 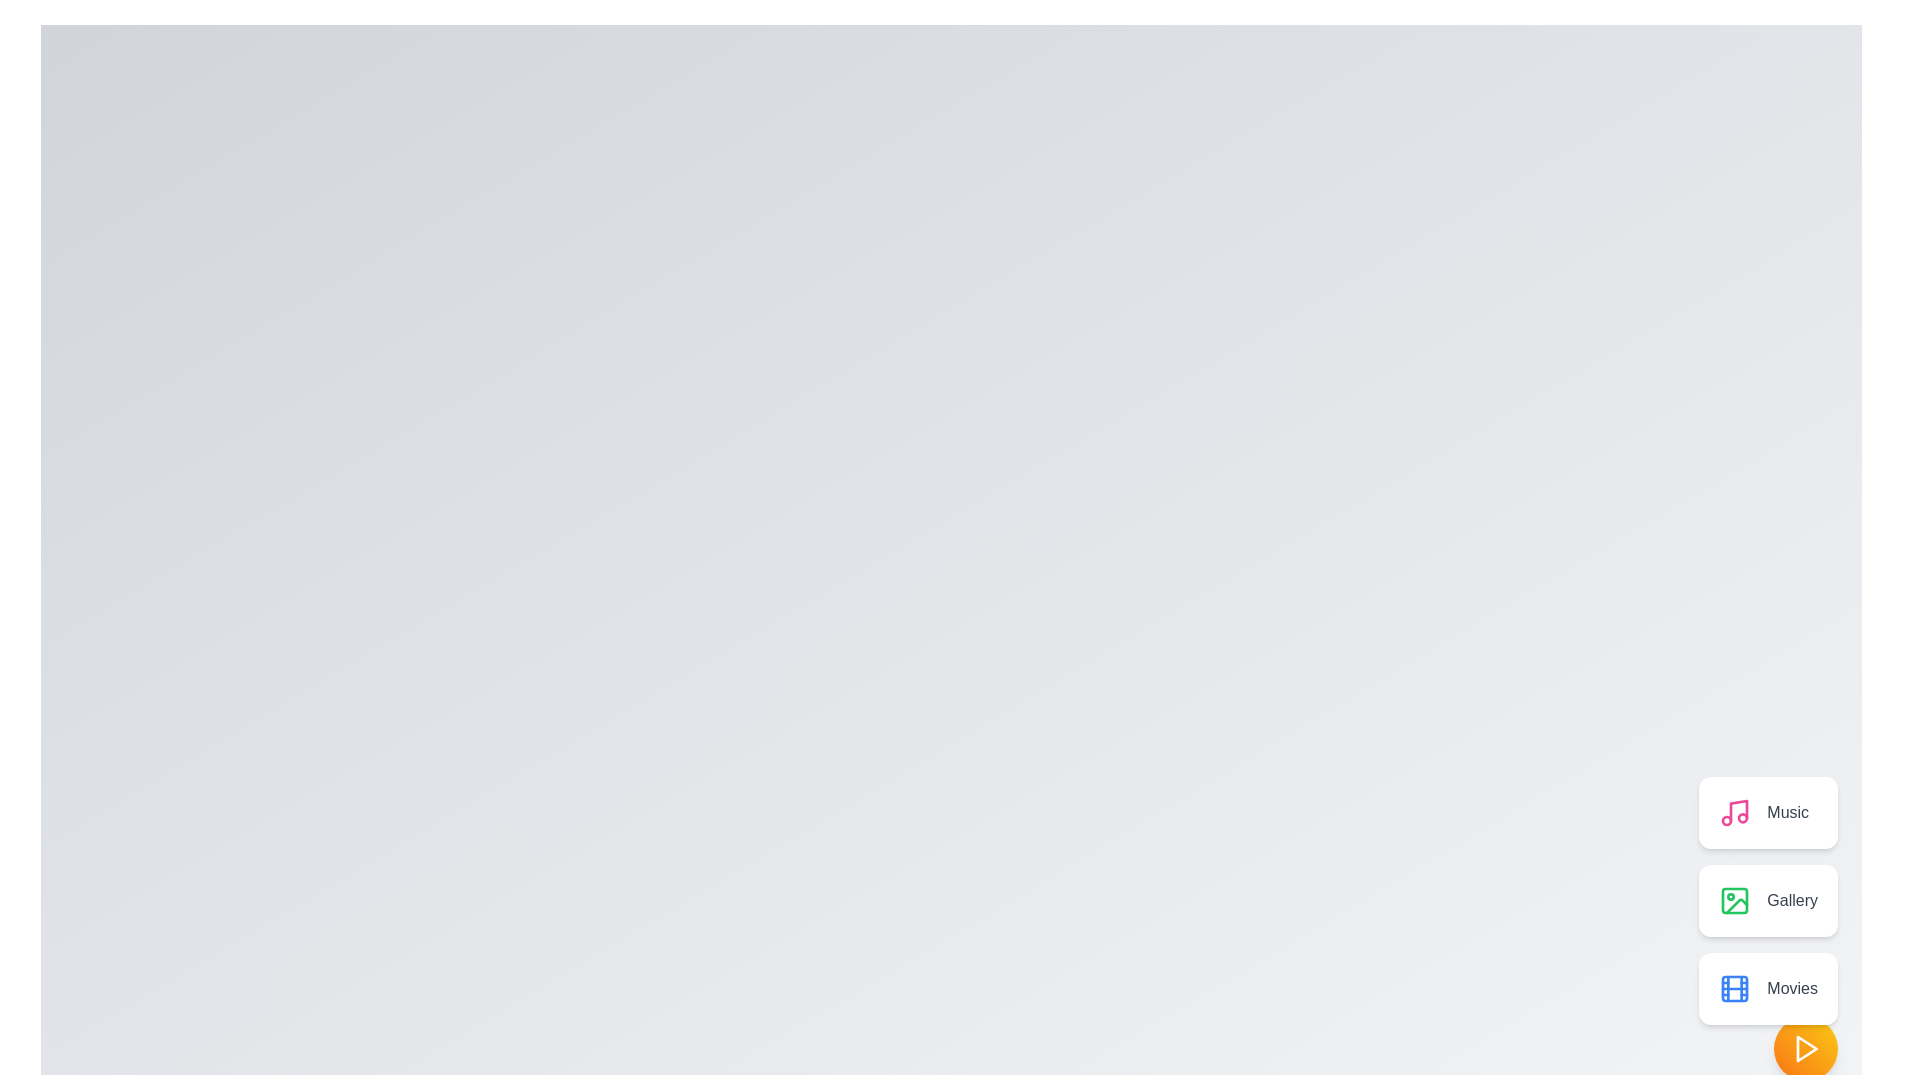 I want to click on the 'Music' button in the menu, so click(x=1767, y=813).